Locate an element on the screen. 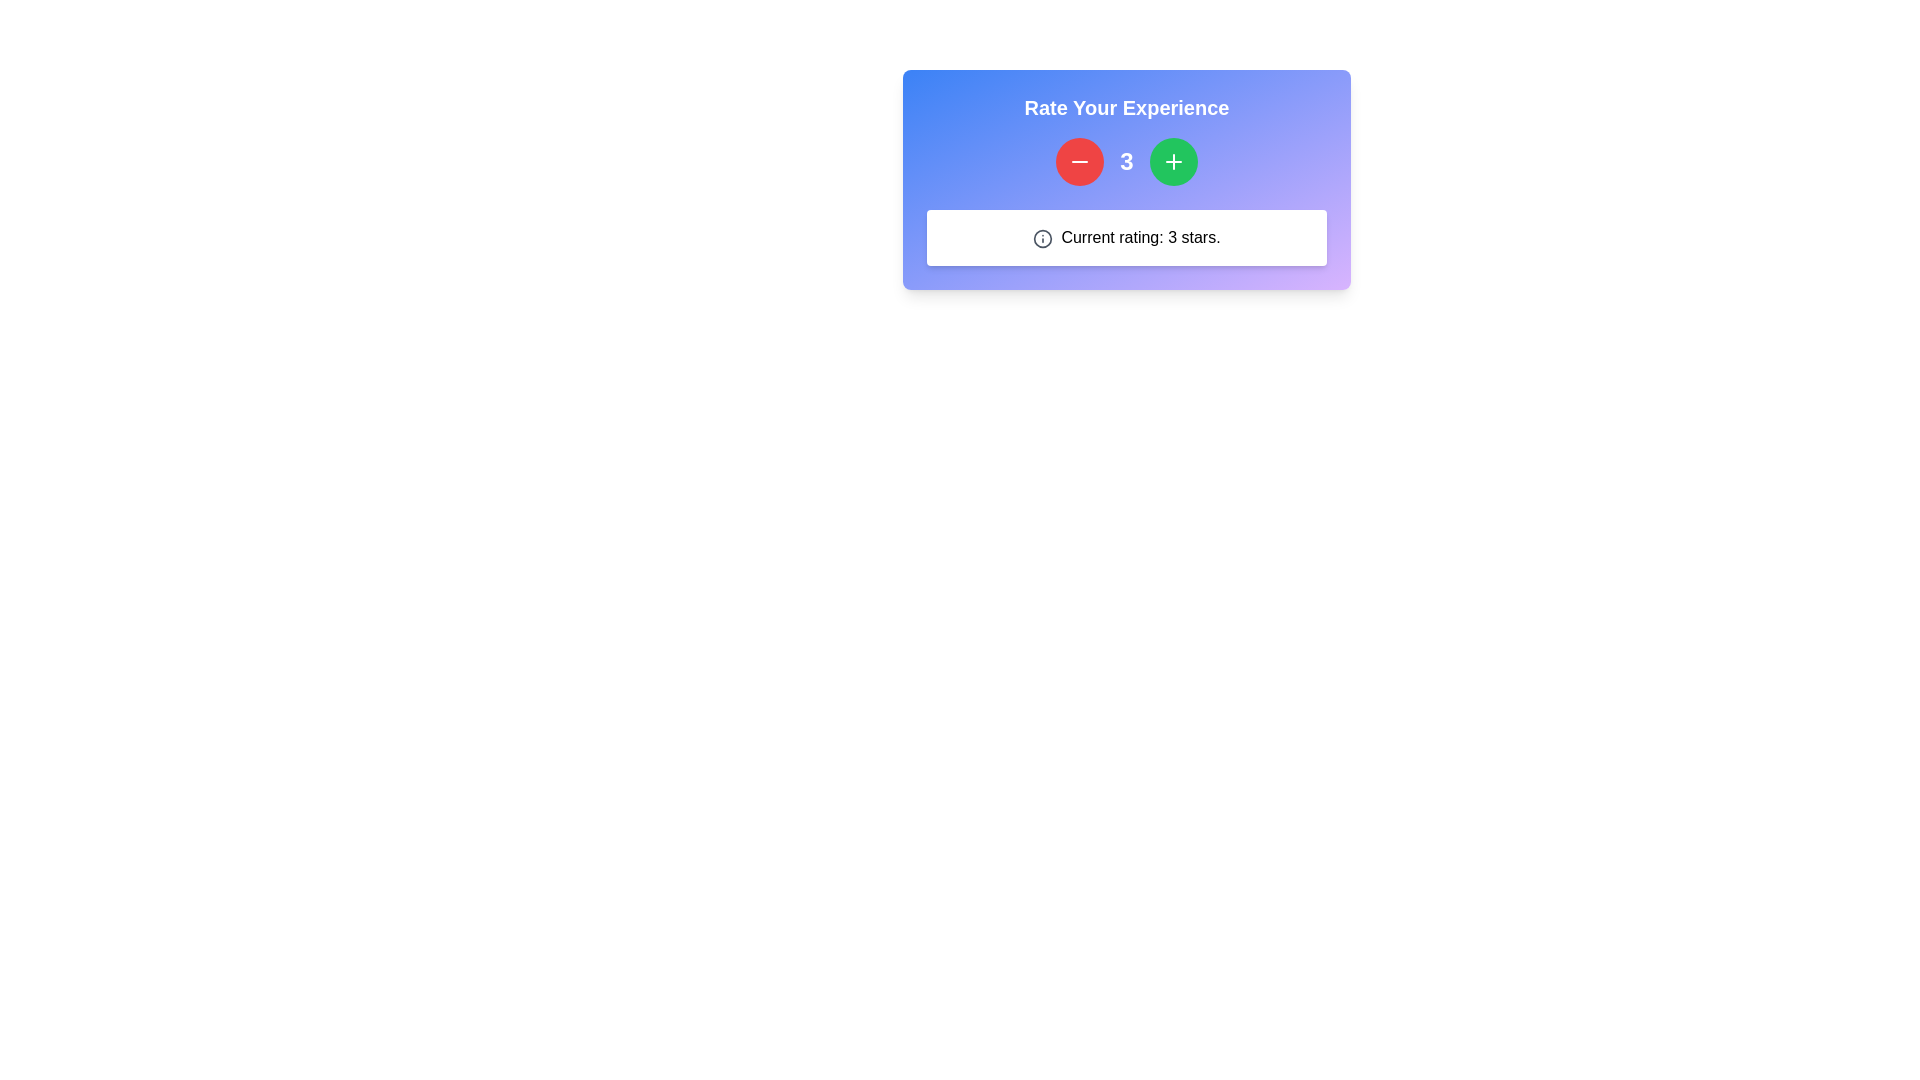  the text label that displays the current rating value, located between the red circular minus button and the green circular plus button is located at coordinates (1127, 161).